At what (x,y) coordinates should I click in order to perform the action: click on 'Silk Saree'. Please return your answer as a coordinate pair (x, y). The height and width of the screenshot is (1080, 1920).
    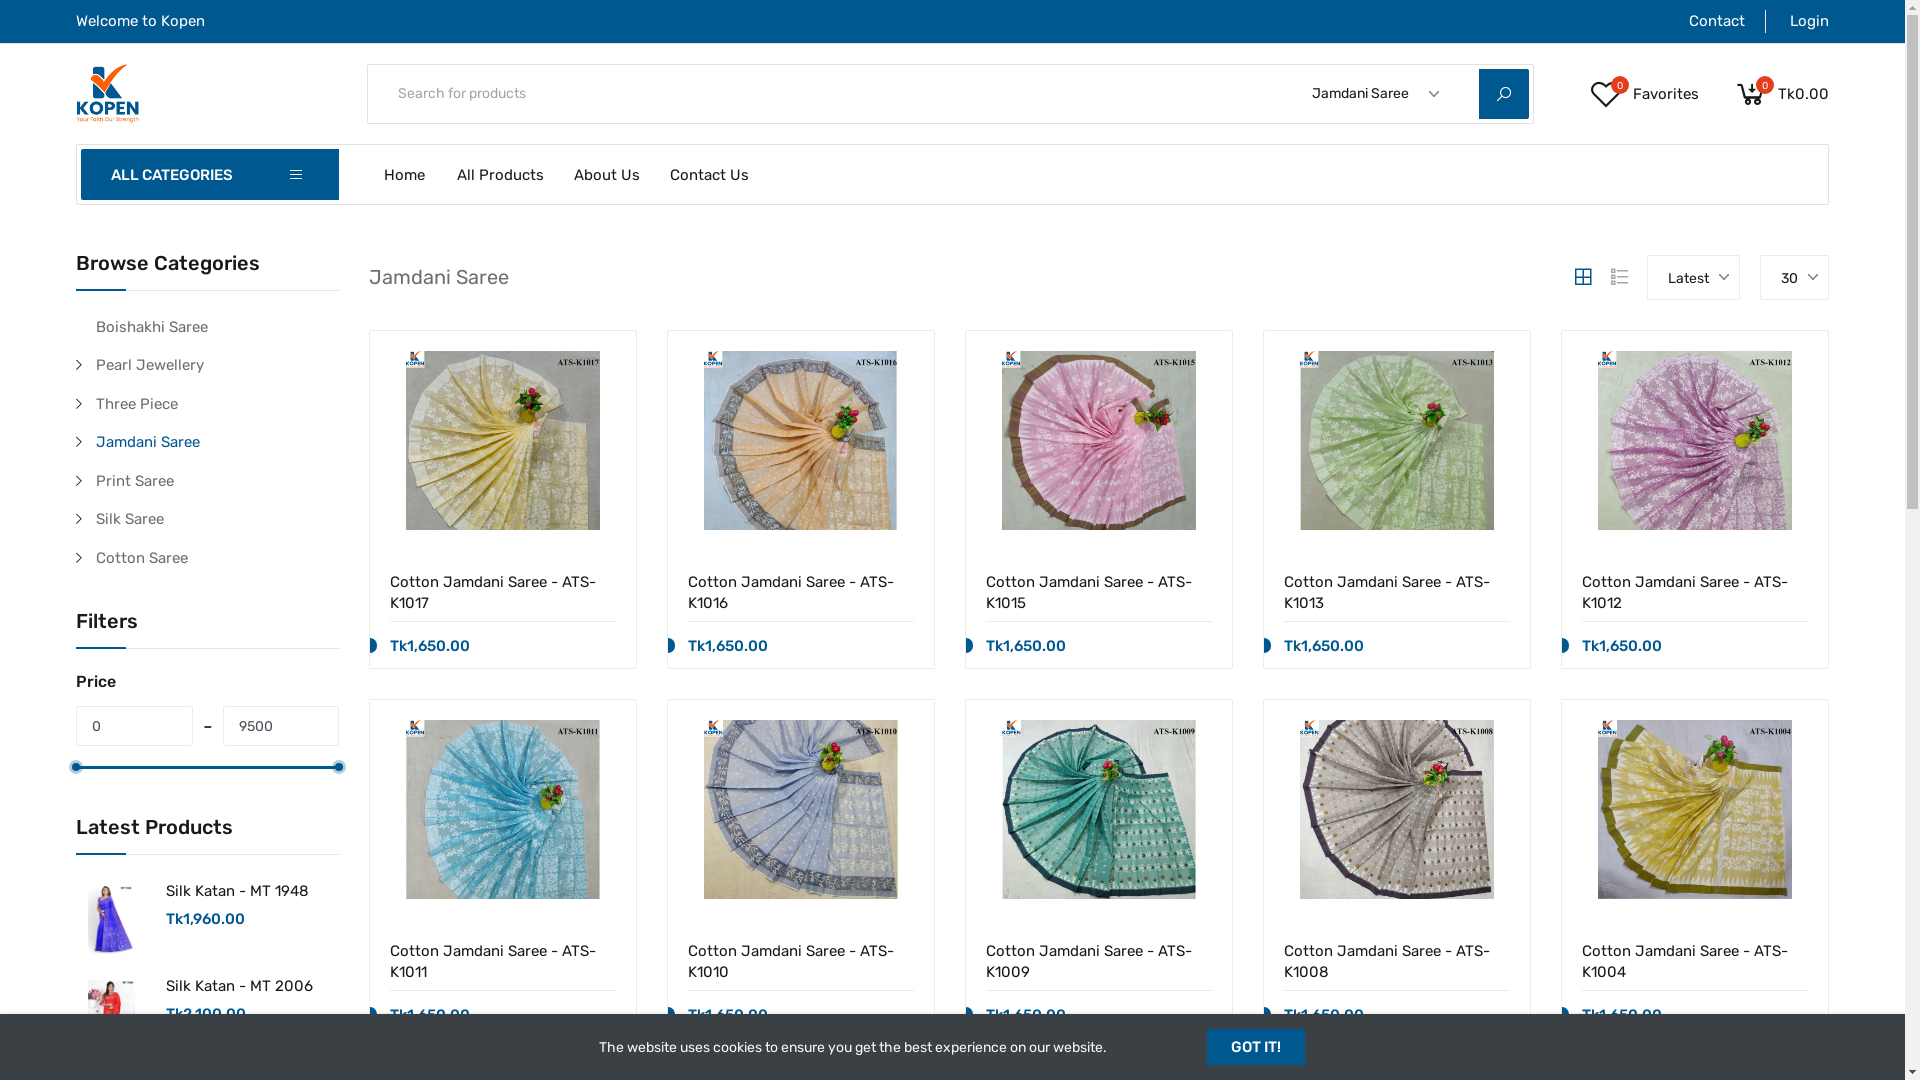
    Looking at the image, I should click on (217, 518).